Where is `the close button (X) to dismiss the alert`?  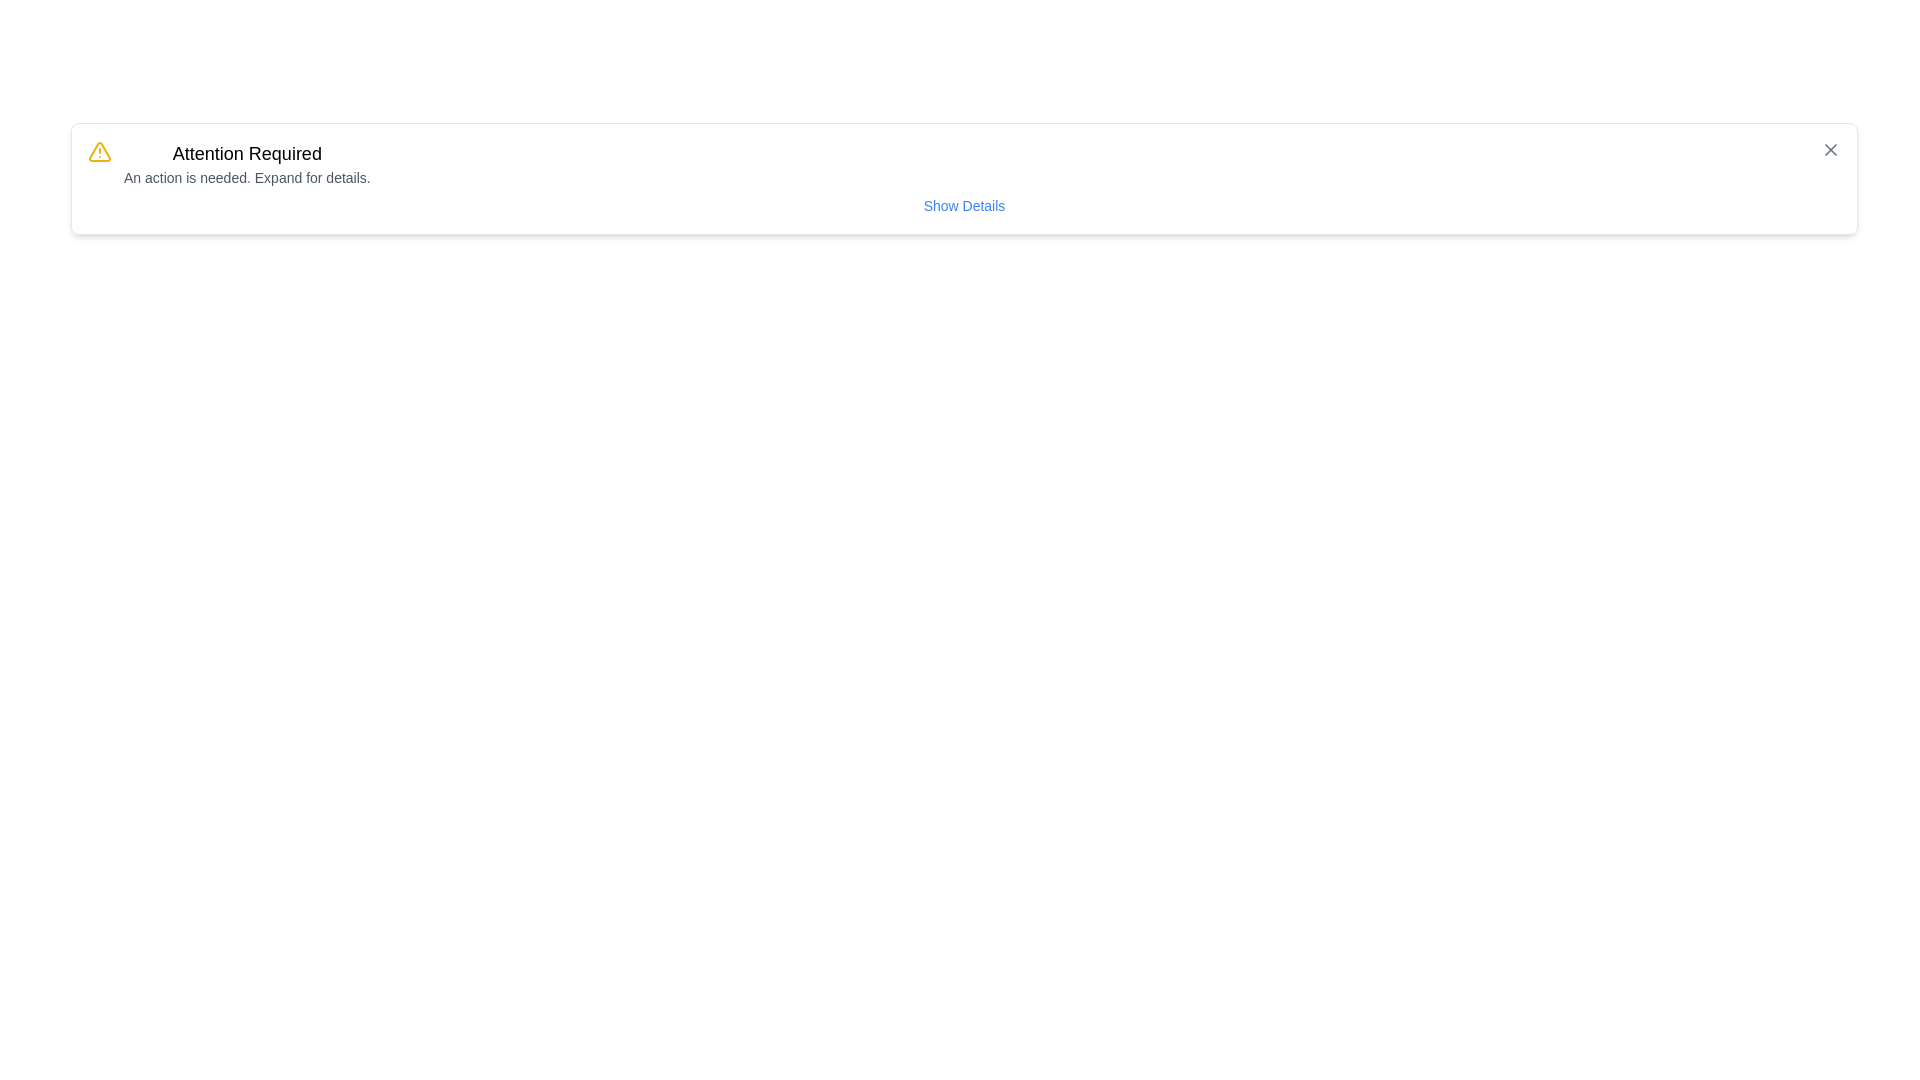 the close button (X) to dismiss the alert is located at coordinates (1830, 149).